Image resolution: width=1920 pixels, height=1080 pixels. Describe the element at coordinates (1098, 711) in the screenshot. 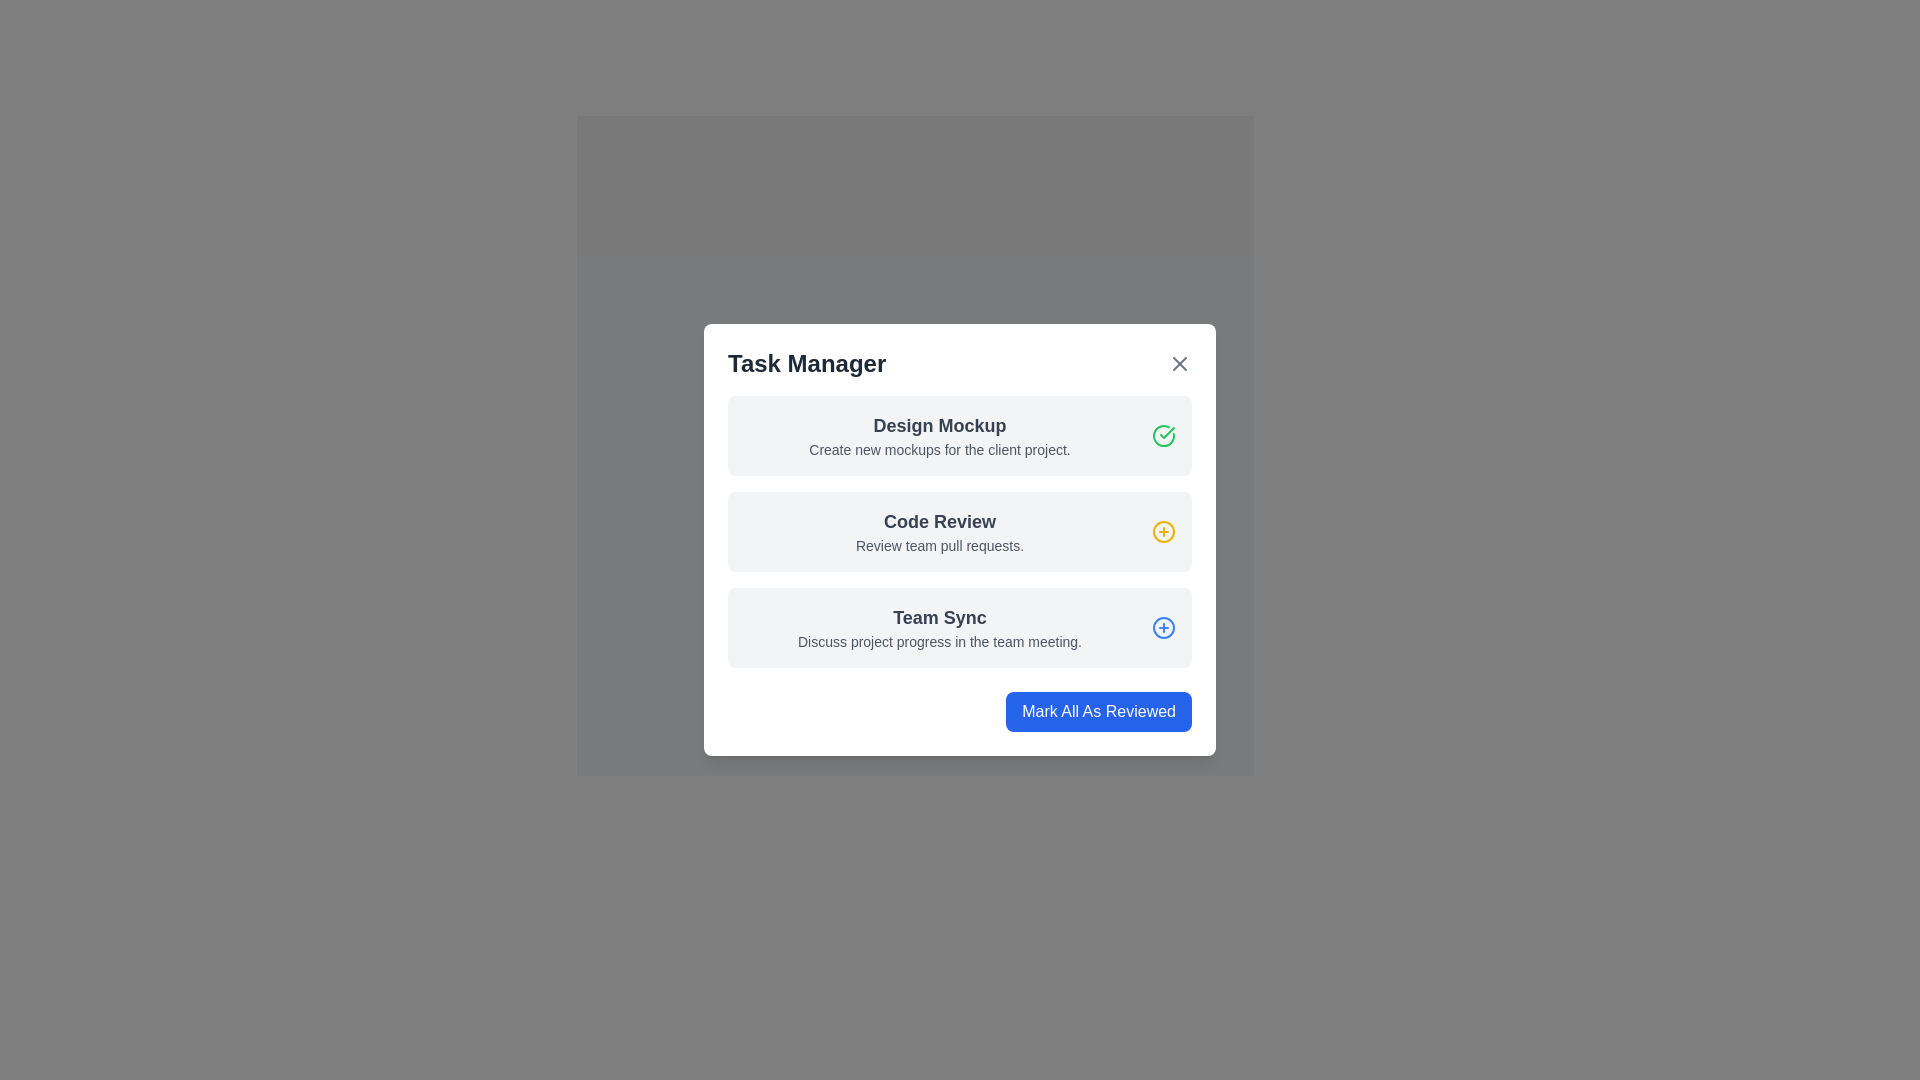

I see `the button at the bottom-right corner of the 'Task Manager' popup to mark all tasks as reviewed` at that location.